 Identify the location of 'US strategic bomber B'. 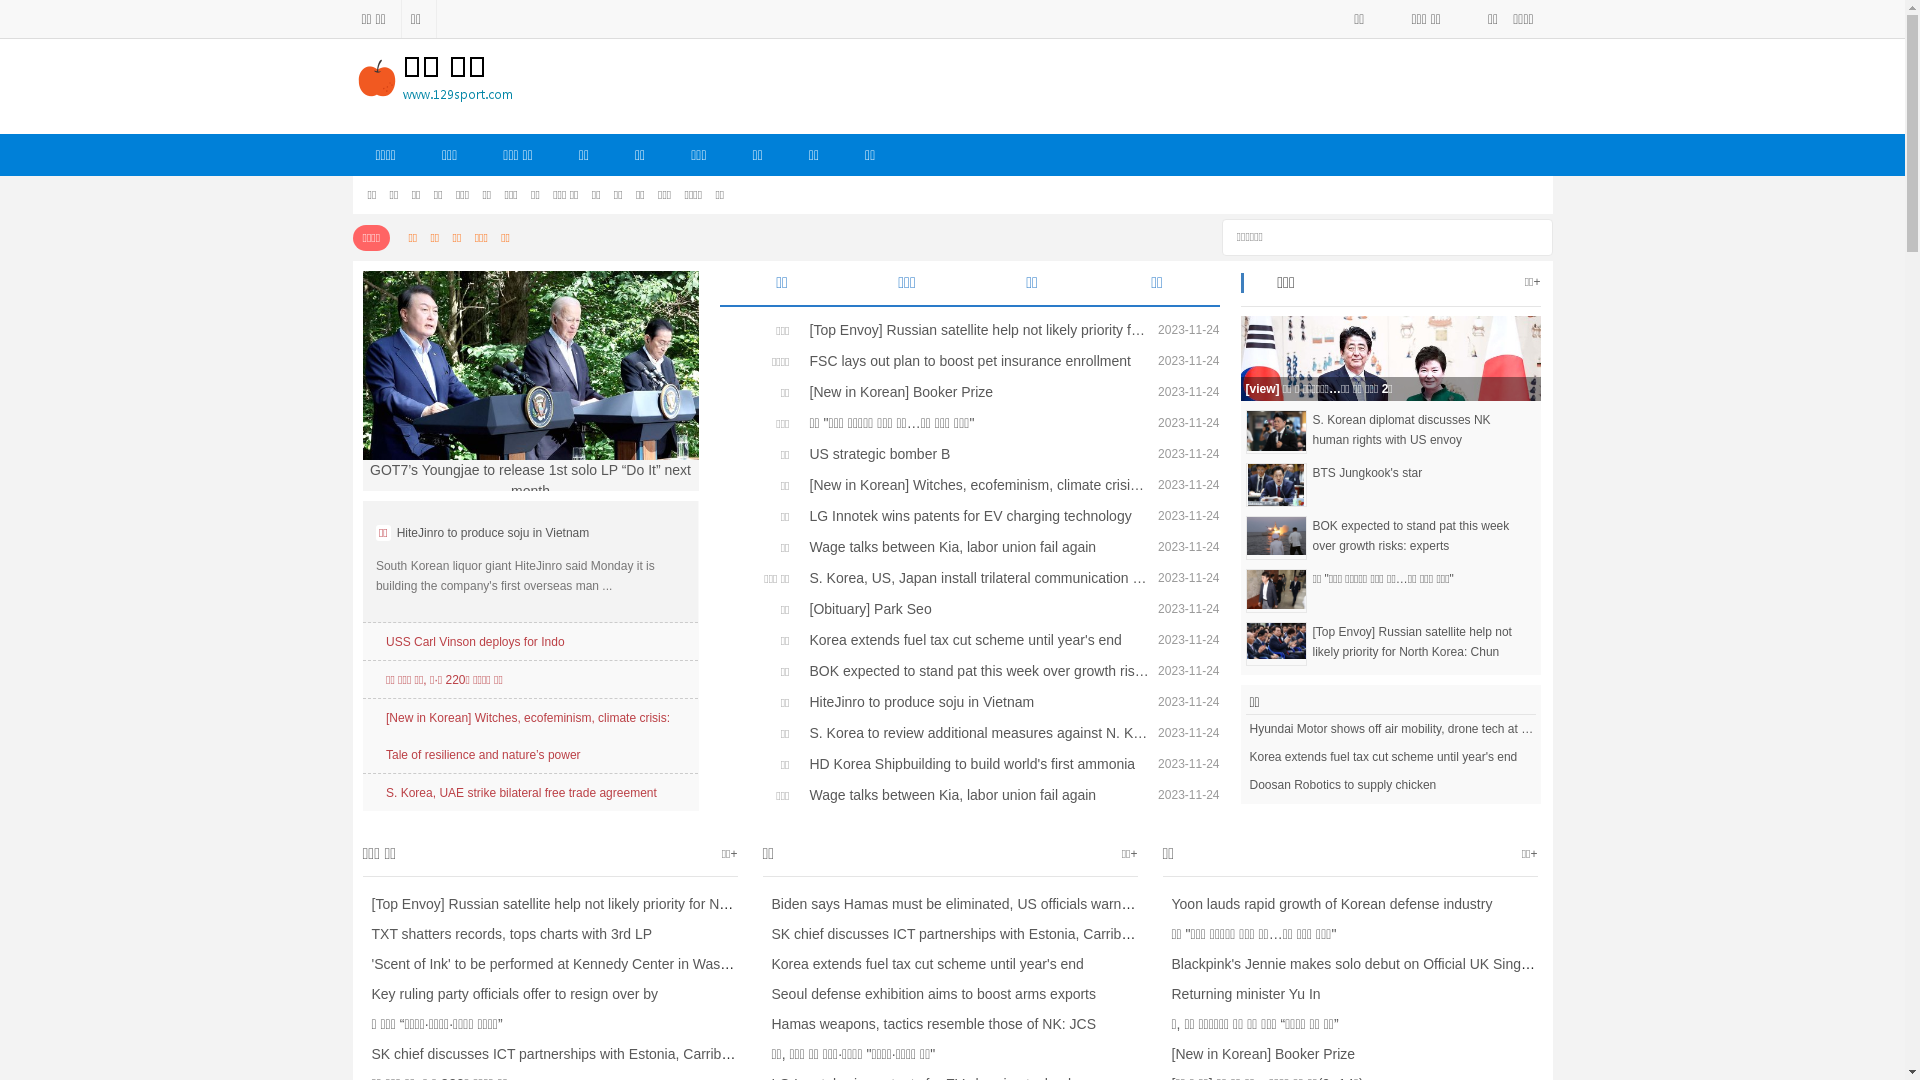
(800, 454).